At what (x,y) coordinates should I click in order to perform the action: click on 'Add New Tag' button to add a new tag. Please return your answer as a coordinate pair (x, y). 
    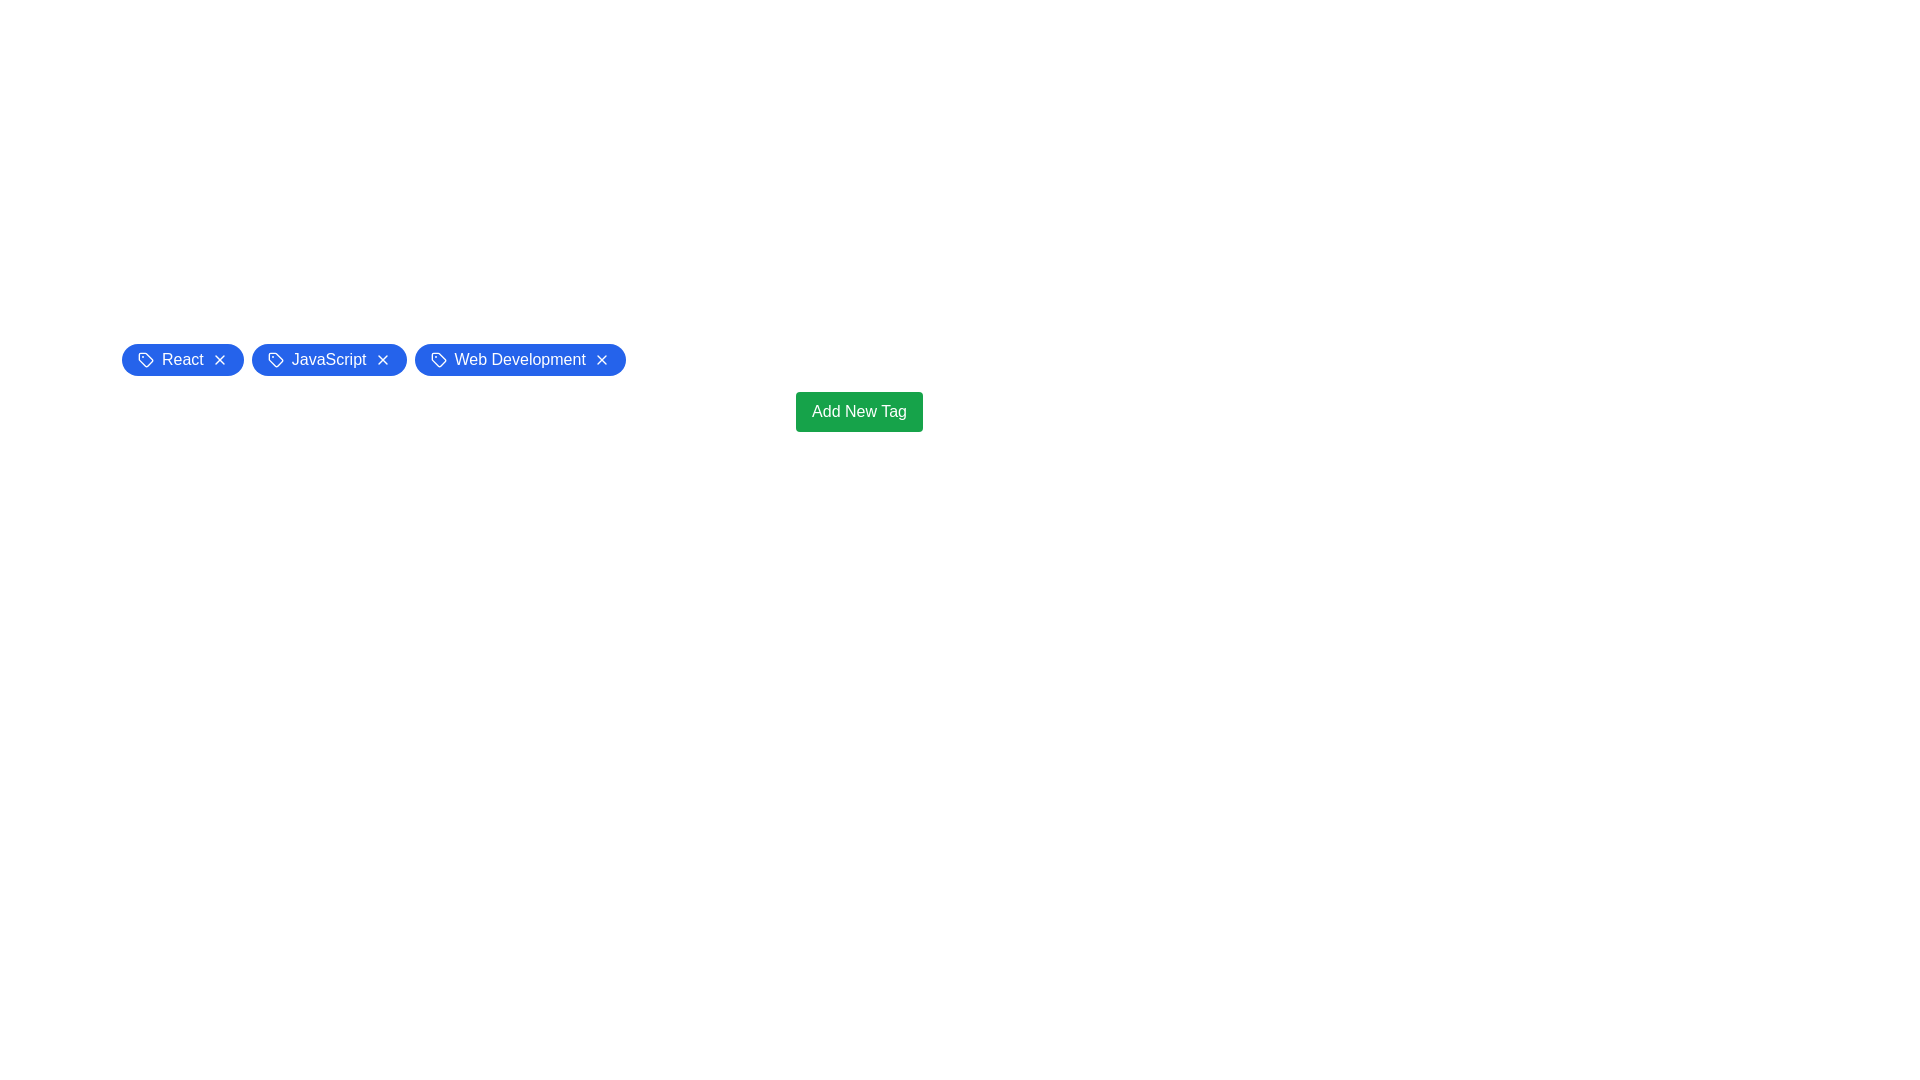
    Looking at the image, I should click on (859, 411).